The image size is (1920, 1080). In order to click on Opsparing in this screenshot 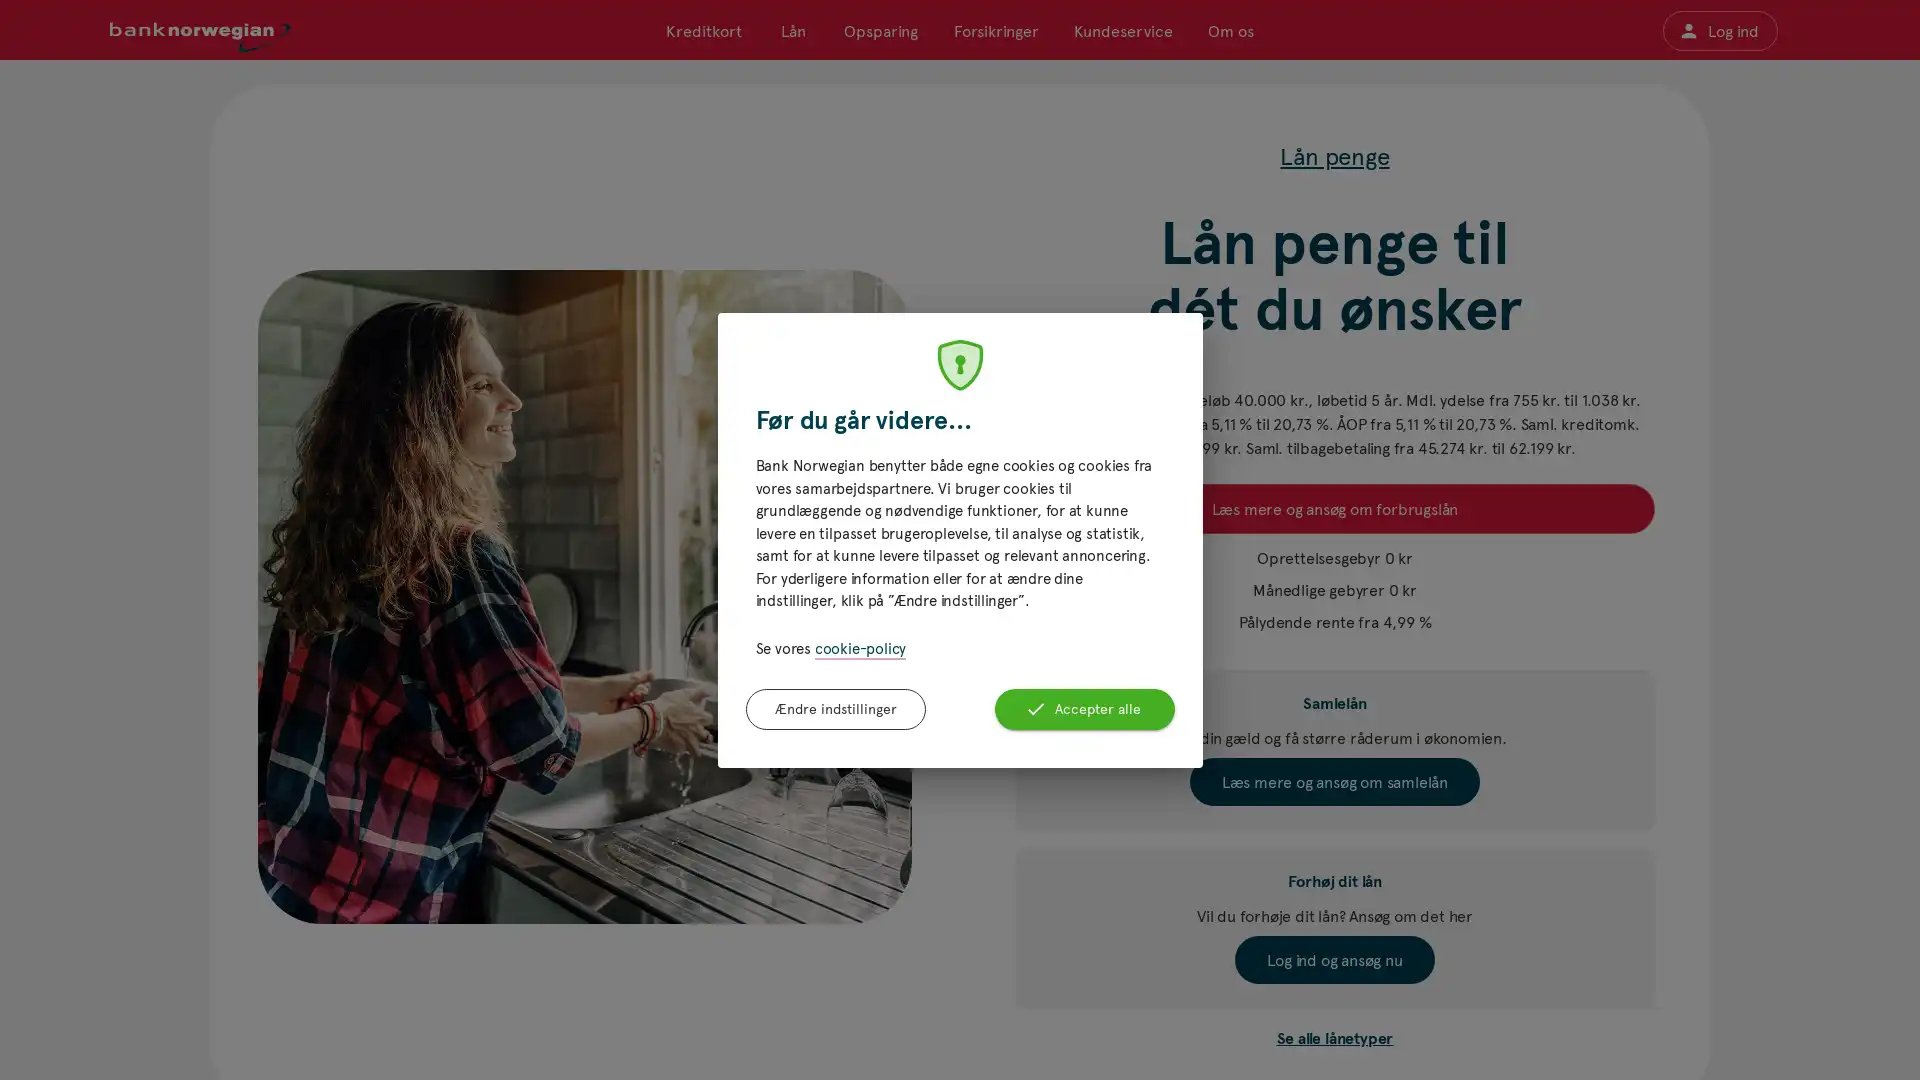, I will do `click(880, 30)`.